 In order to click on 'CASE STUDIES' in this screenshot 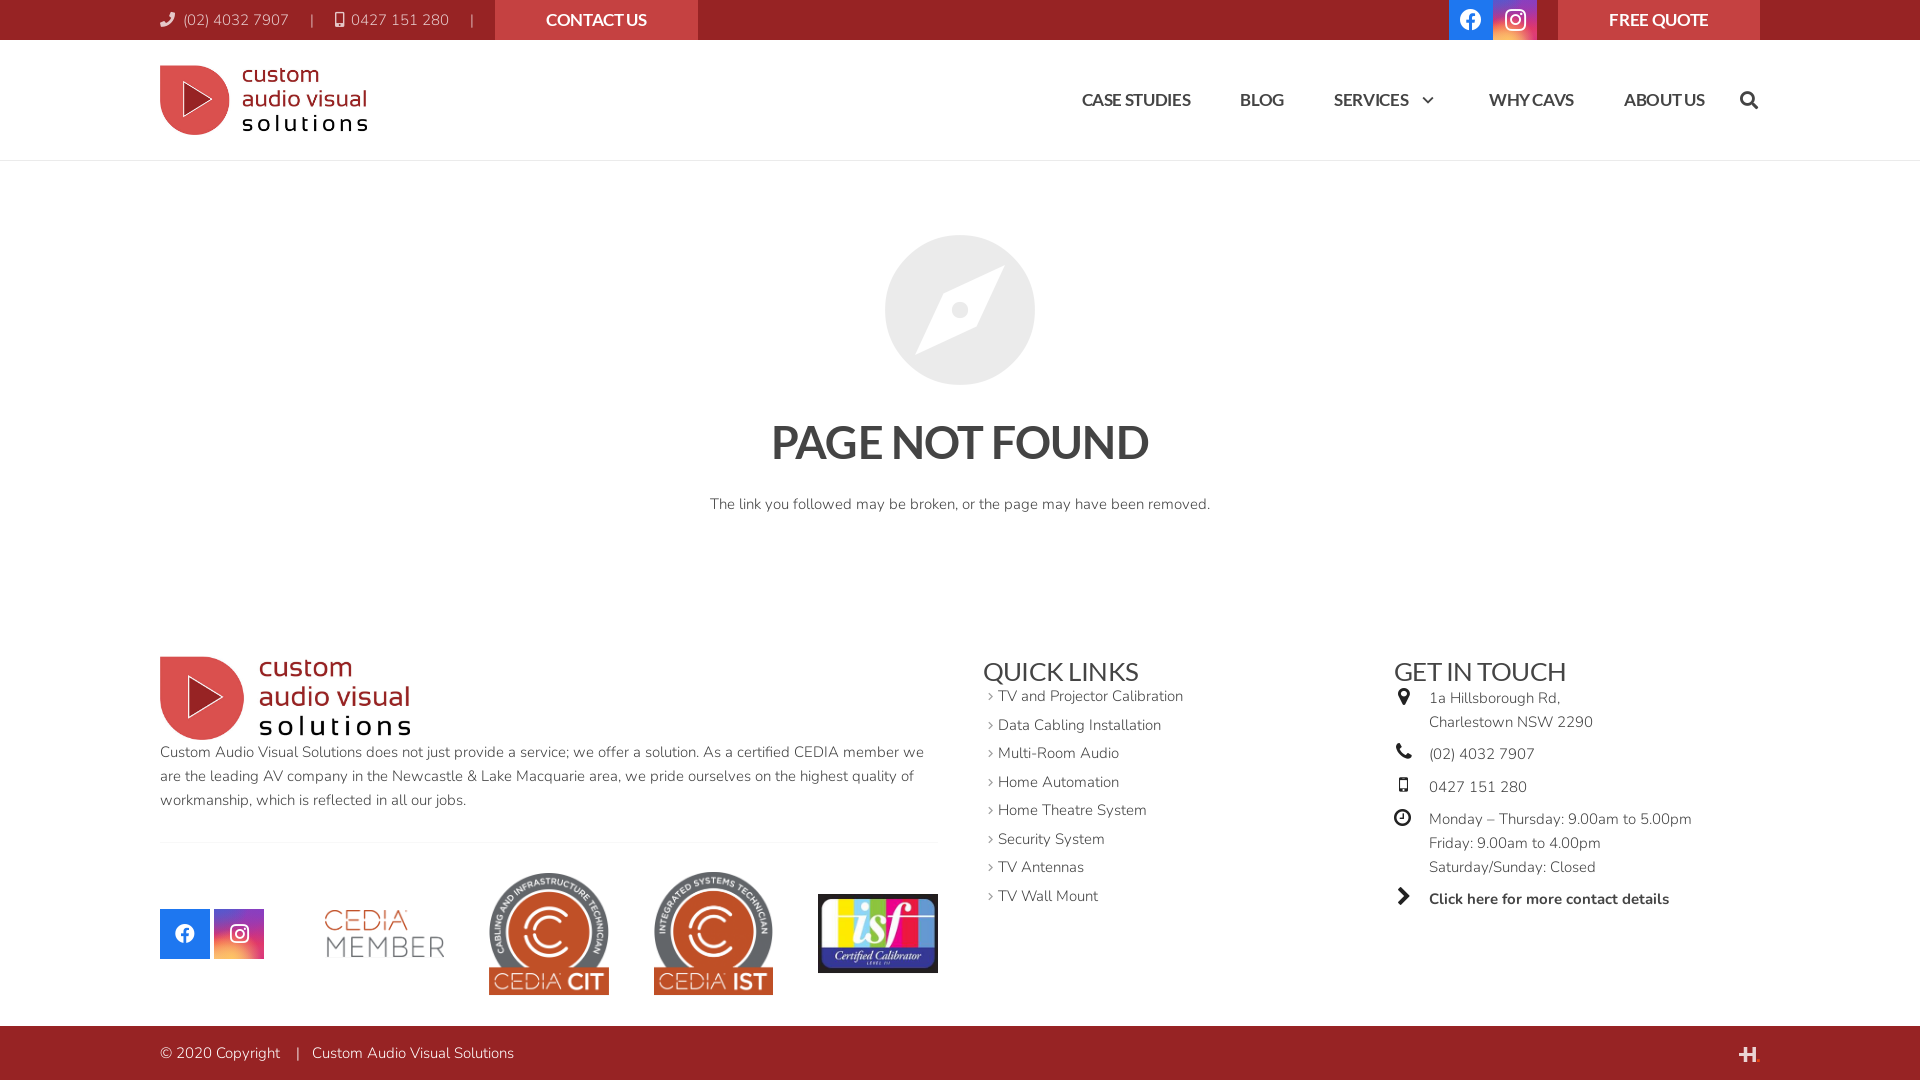, I will do `click(1136, 100)`.